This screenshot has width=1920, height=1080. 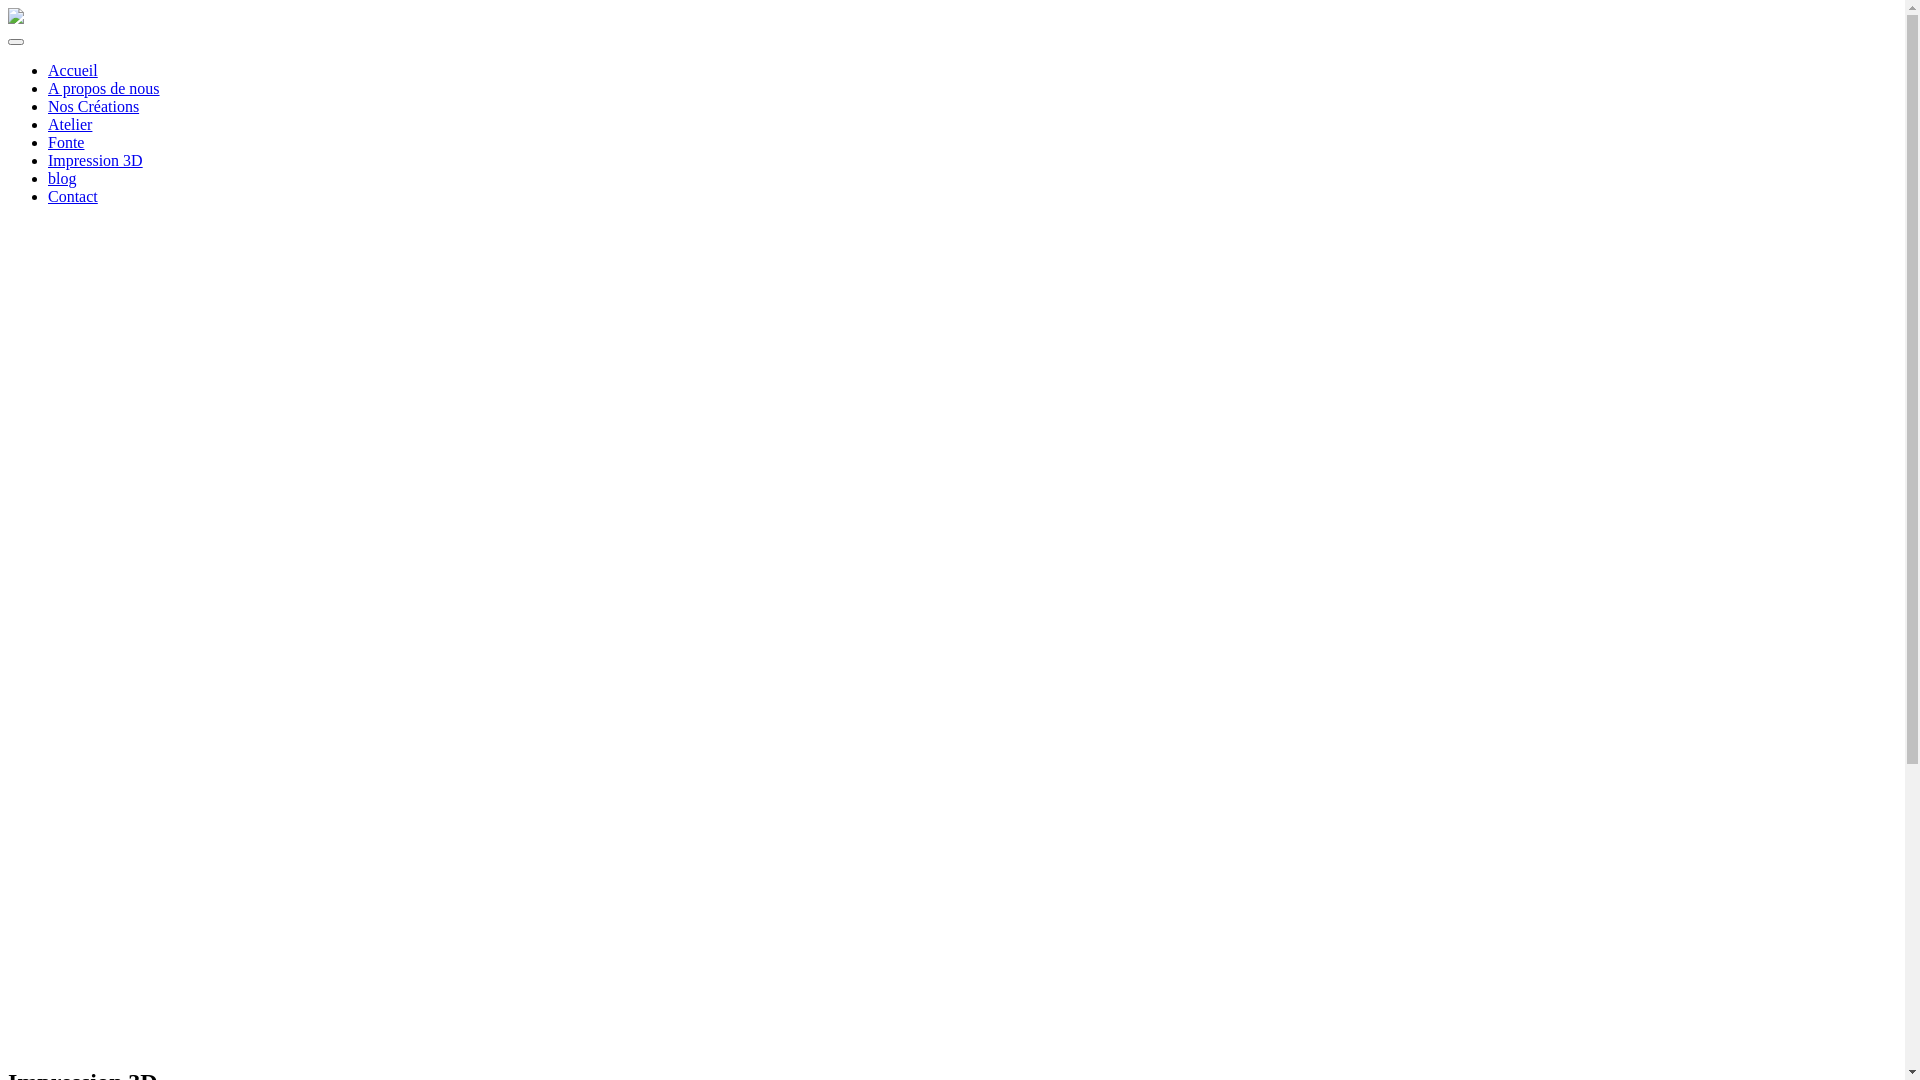 I want to click on 'Fonte', so click(x=48, y=141).